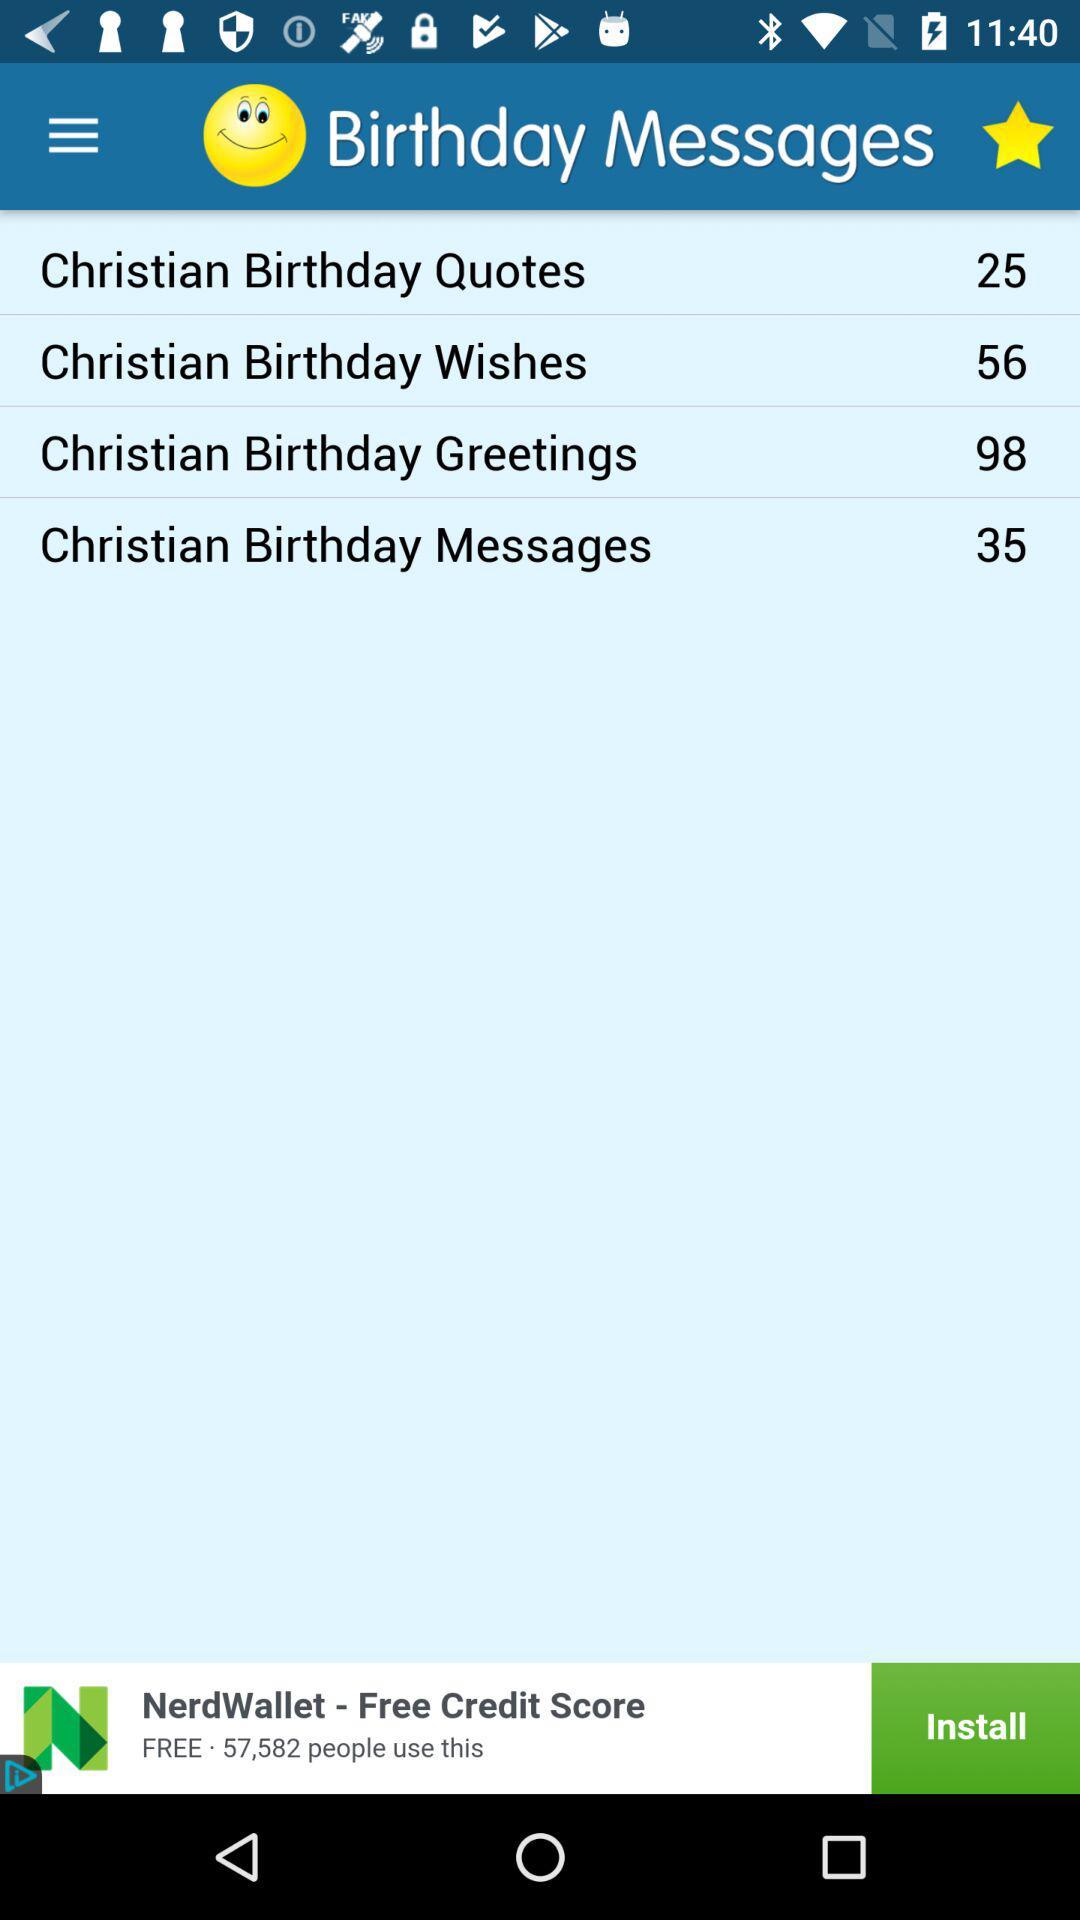  What do you see at coordinates (1027, 543) in the screenshot?
I see `35 item` at bounding box center [1027, 543].